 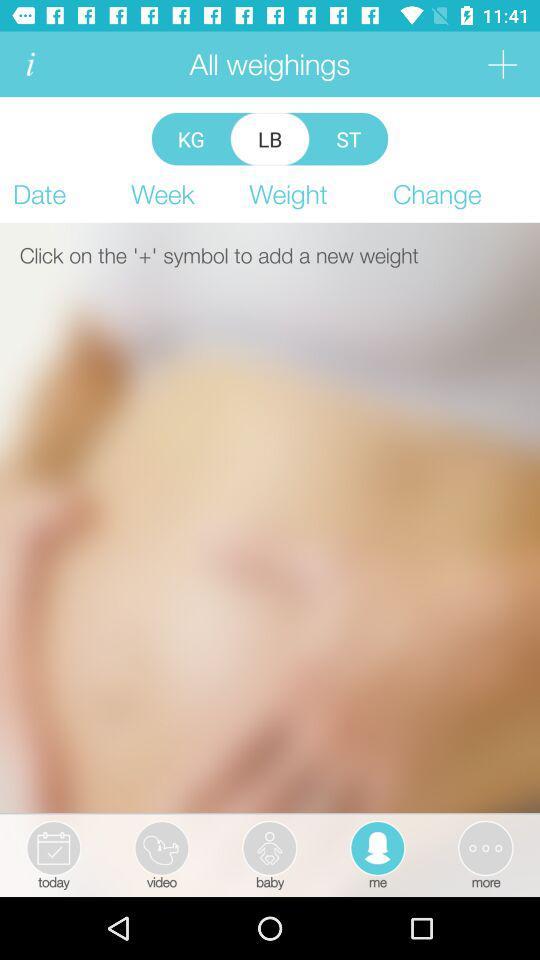 What do you see at coordinates (191, 138) in the screenshot?
I see `item below the all weighings icon` at bounding box center [191, 138].